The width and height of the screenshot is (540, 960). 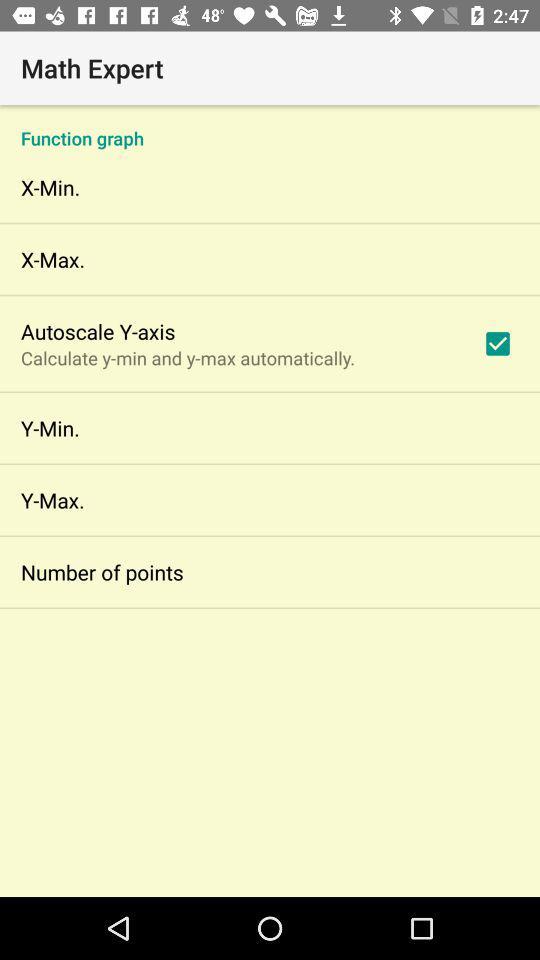 What do you see at coordinates (102, 572) in the screenshot?
I see `number of points item` at bounding box center [102, 572].